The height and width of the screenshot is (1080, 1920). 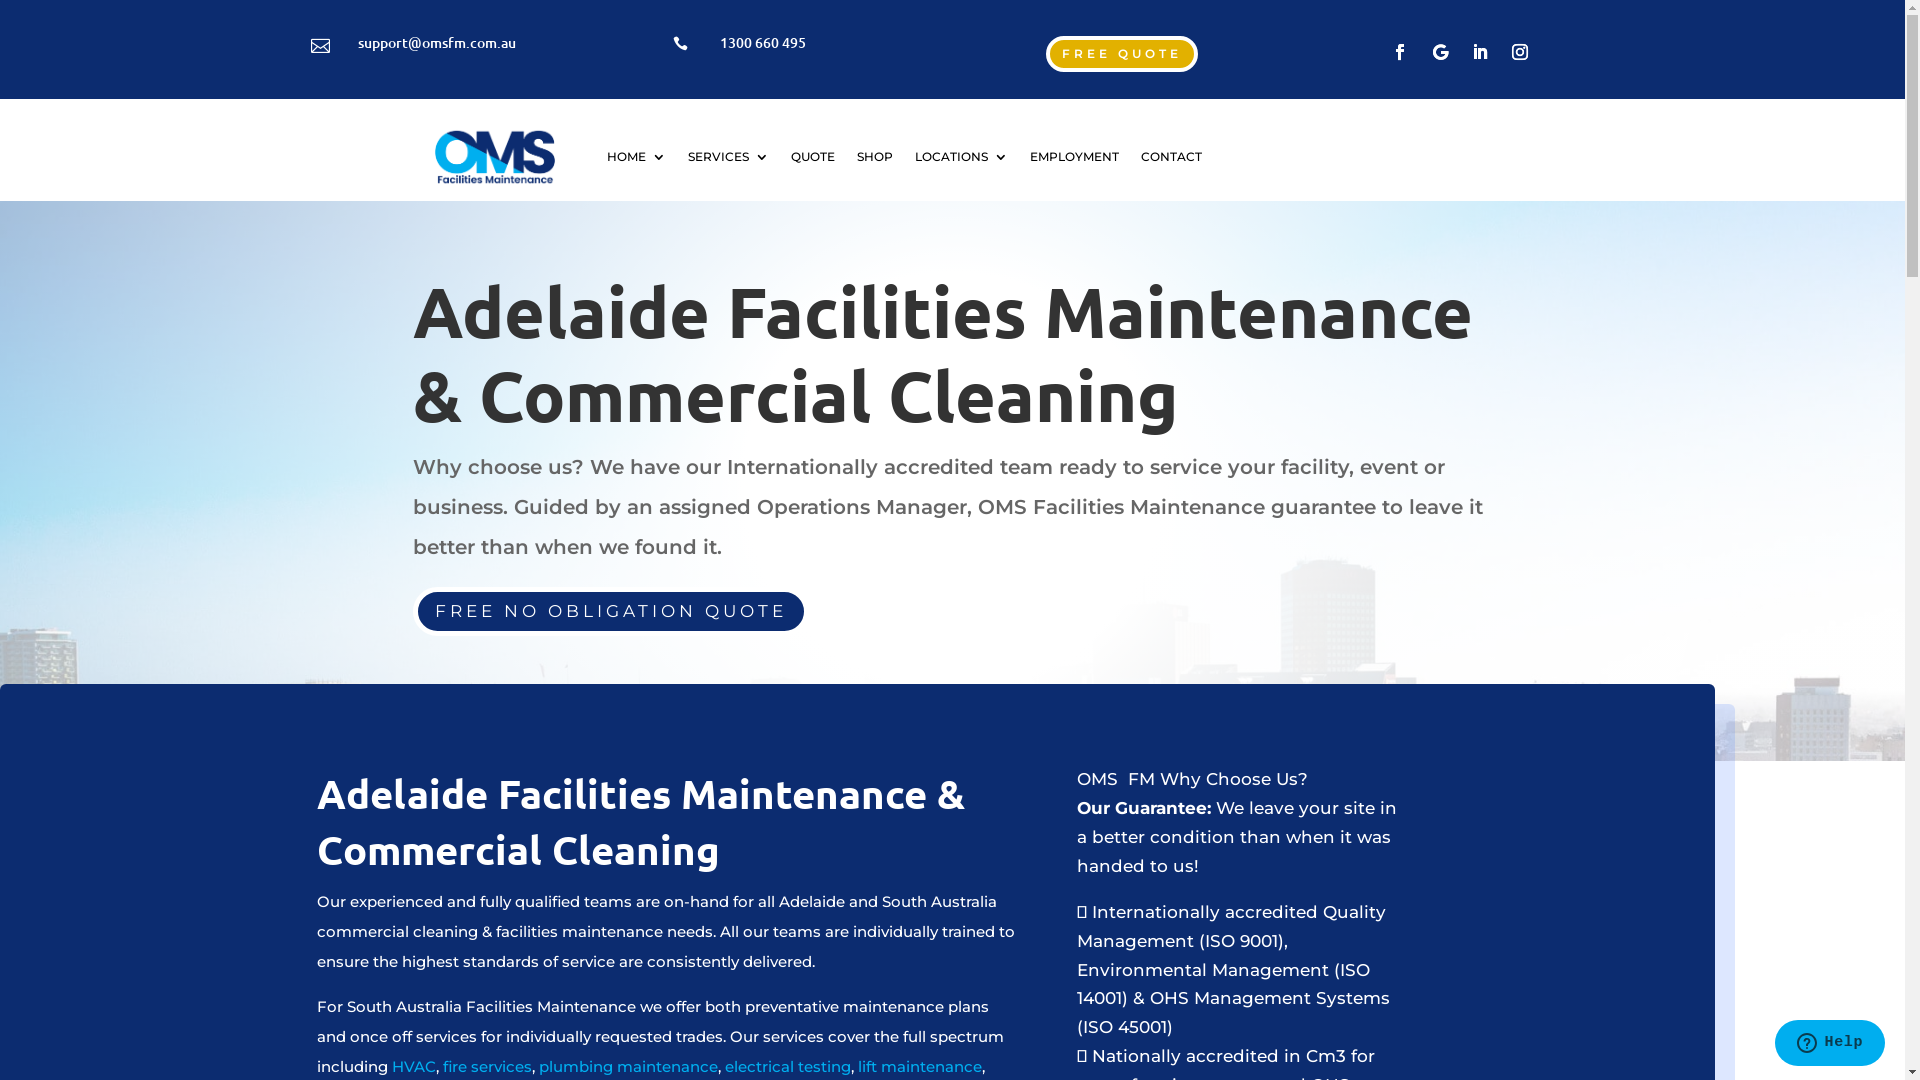 I want to click on 'FREE QUOTE', so click(x=1122, y=53).